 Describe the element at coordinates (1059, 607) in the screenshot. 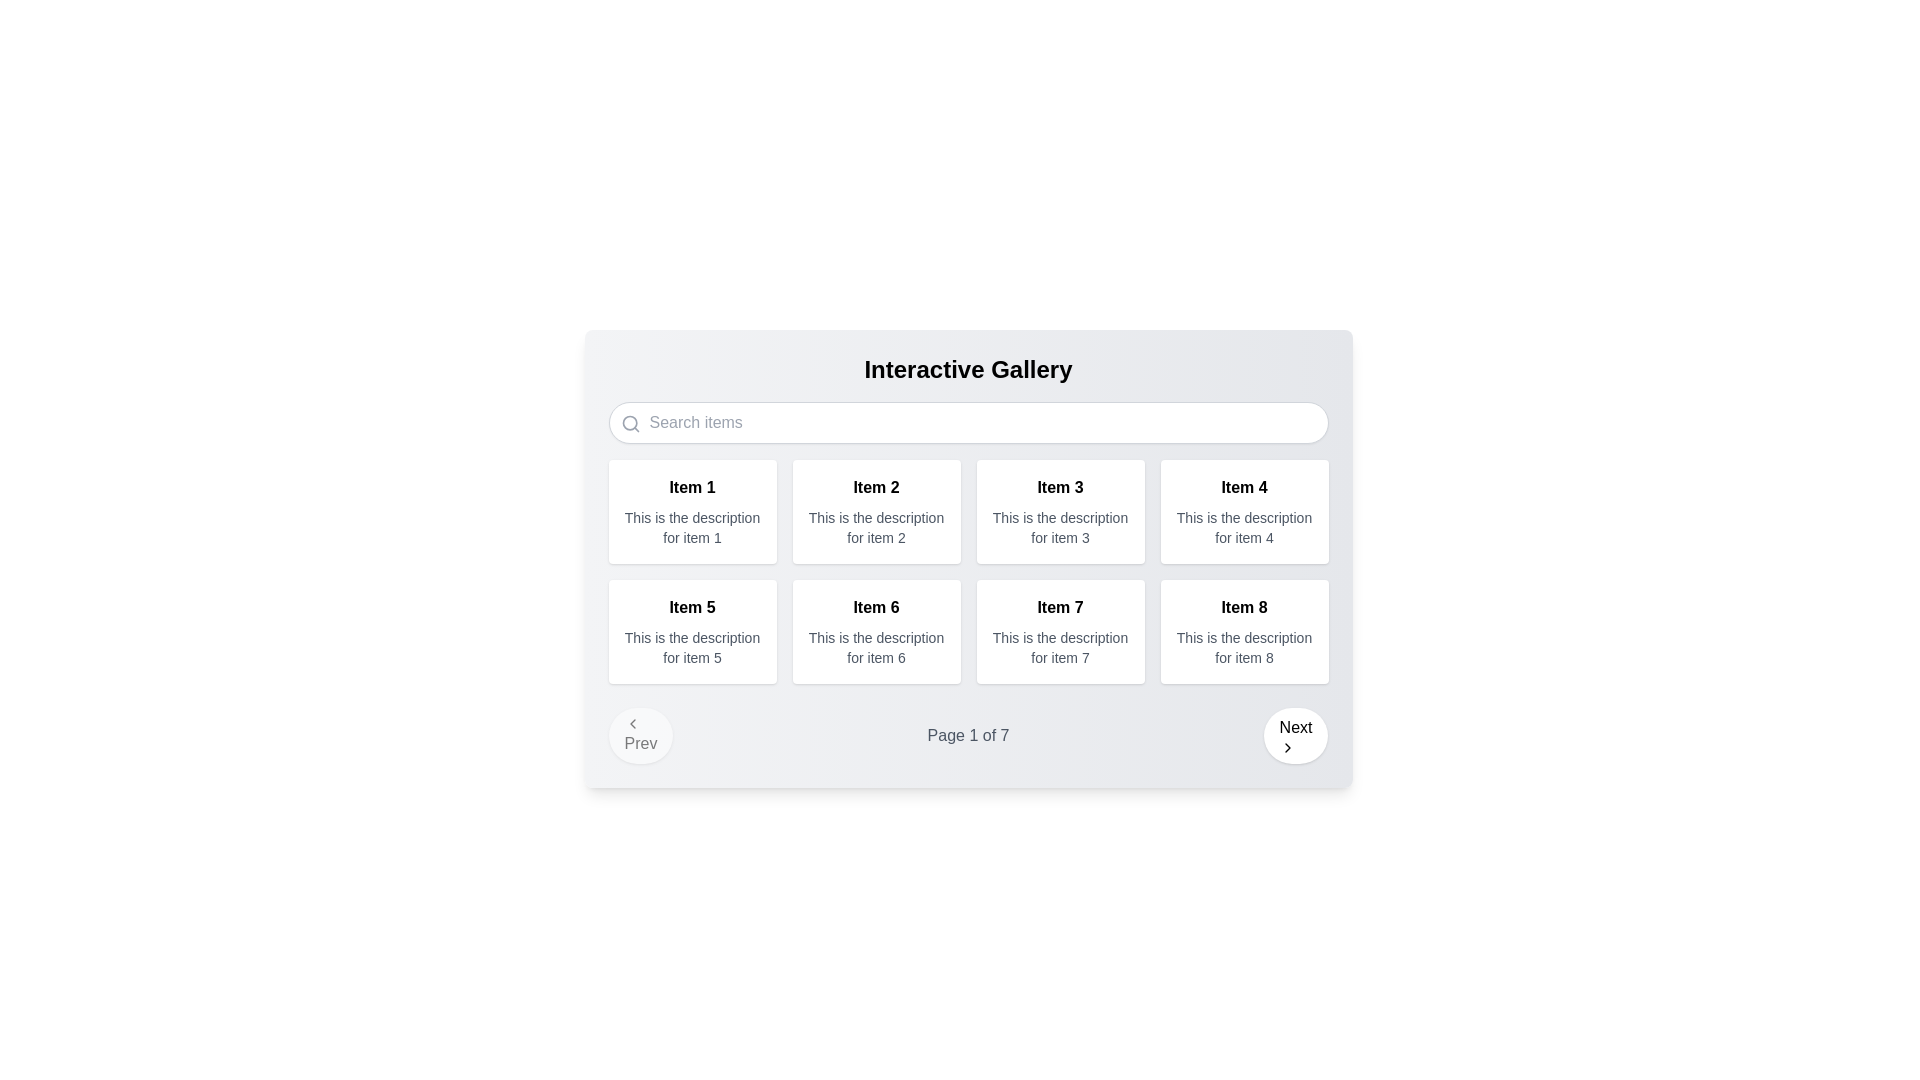

I see `the bold-styled title displaying 'Item 7', which is located in the third card of the first row in a grid of eight cards` at that location.